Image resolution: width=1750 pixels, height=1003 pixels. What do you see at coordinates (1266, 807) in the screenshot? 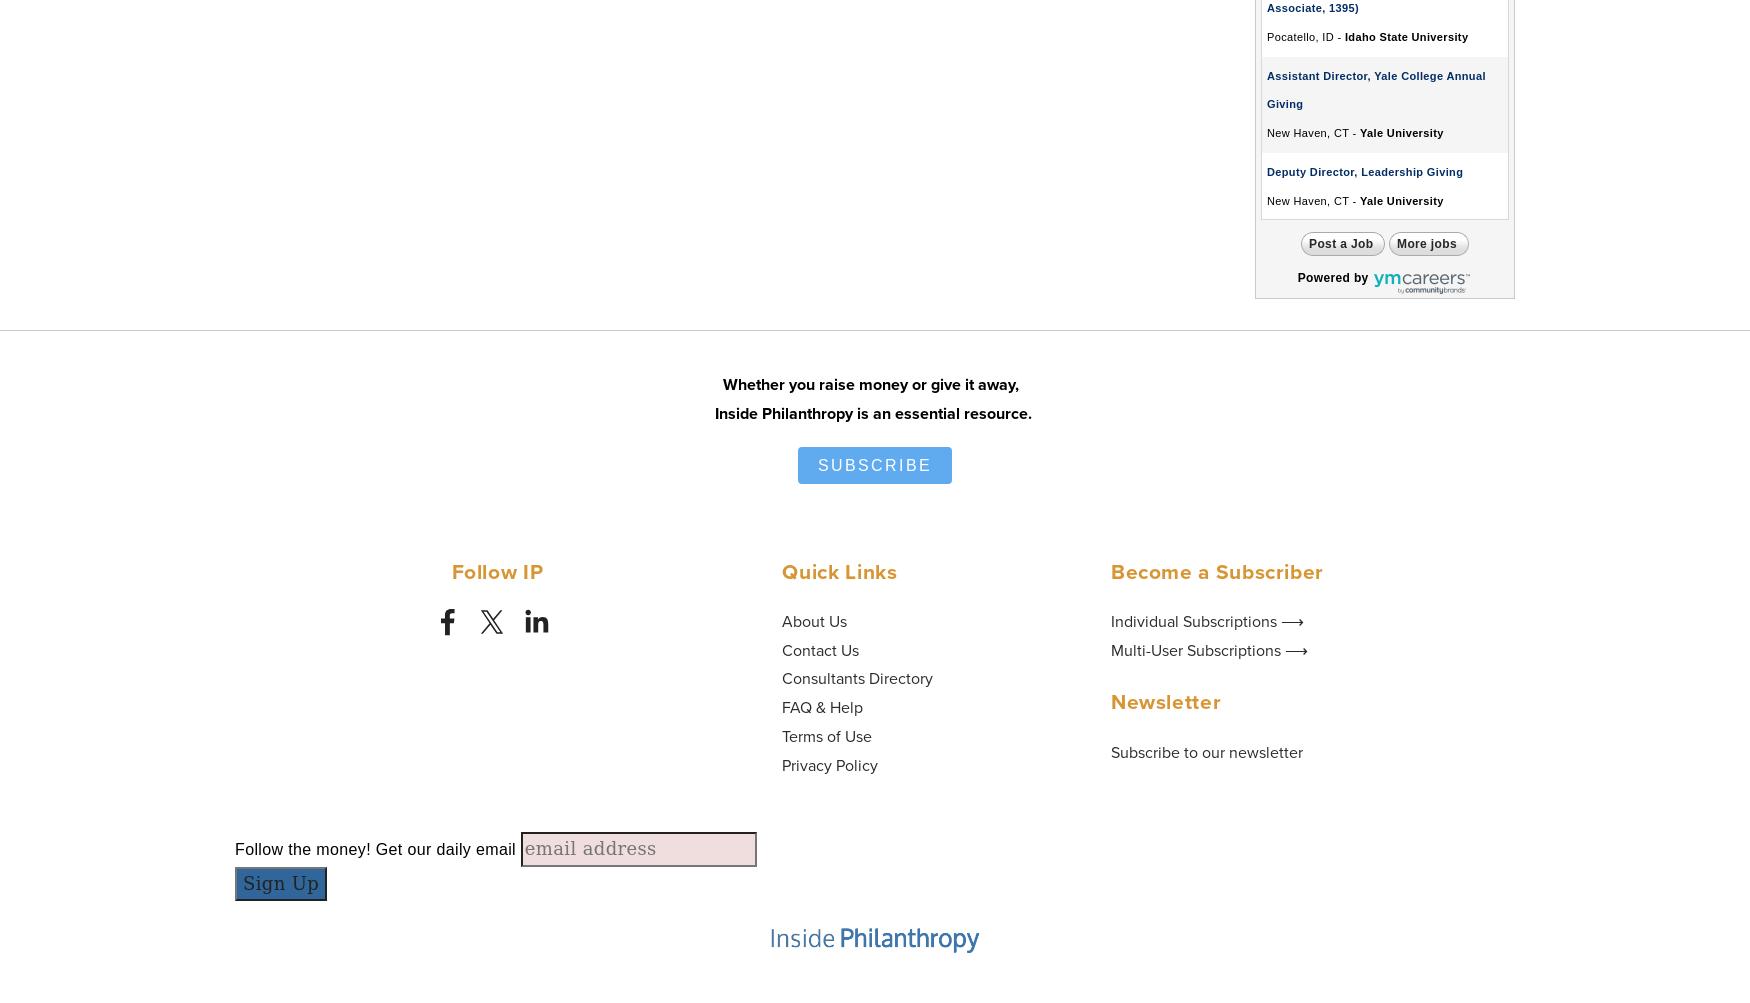
I see `'Los Angeles, CA'` at bounding box center [1266, 807].